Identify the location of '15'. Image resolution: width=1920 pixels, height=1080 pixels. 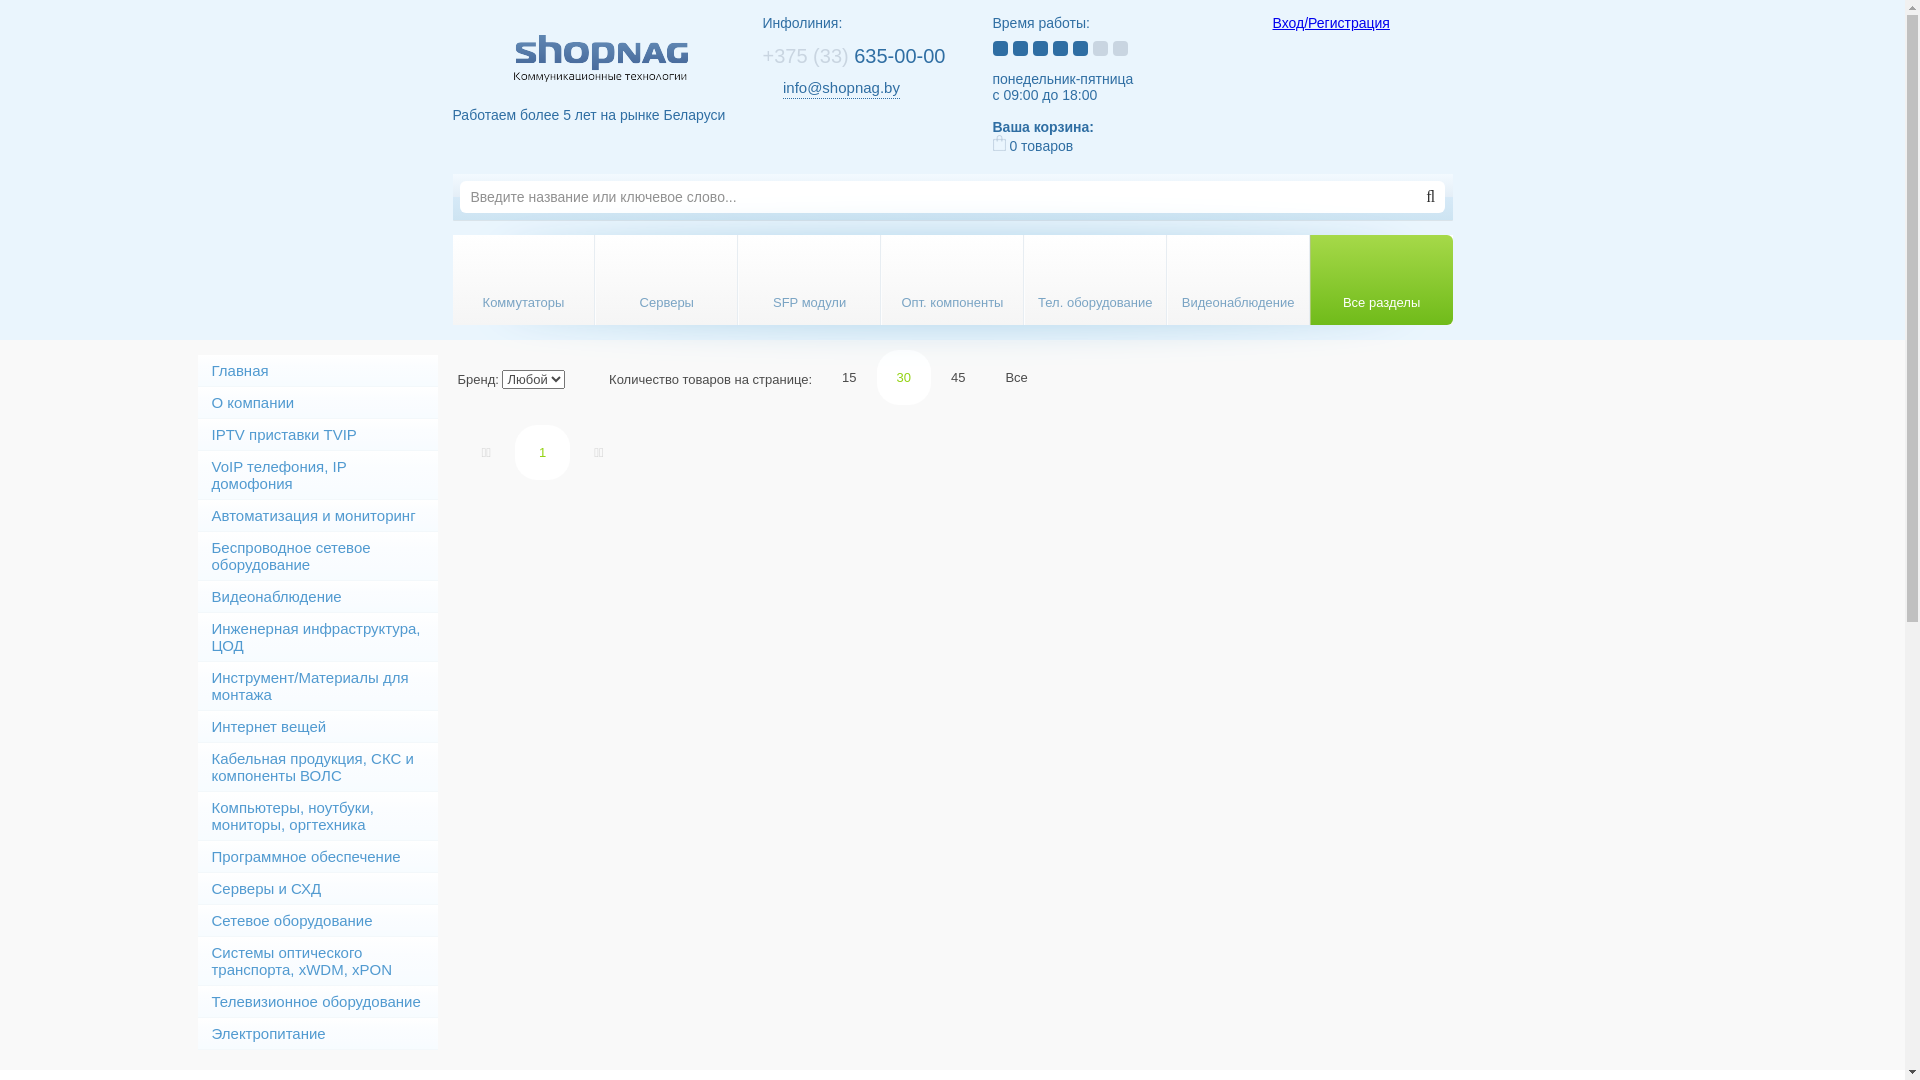
(849, 377).